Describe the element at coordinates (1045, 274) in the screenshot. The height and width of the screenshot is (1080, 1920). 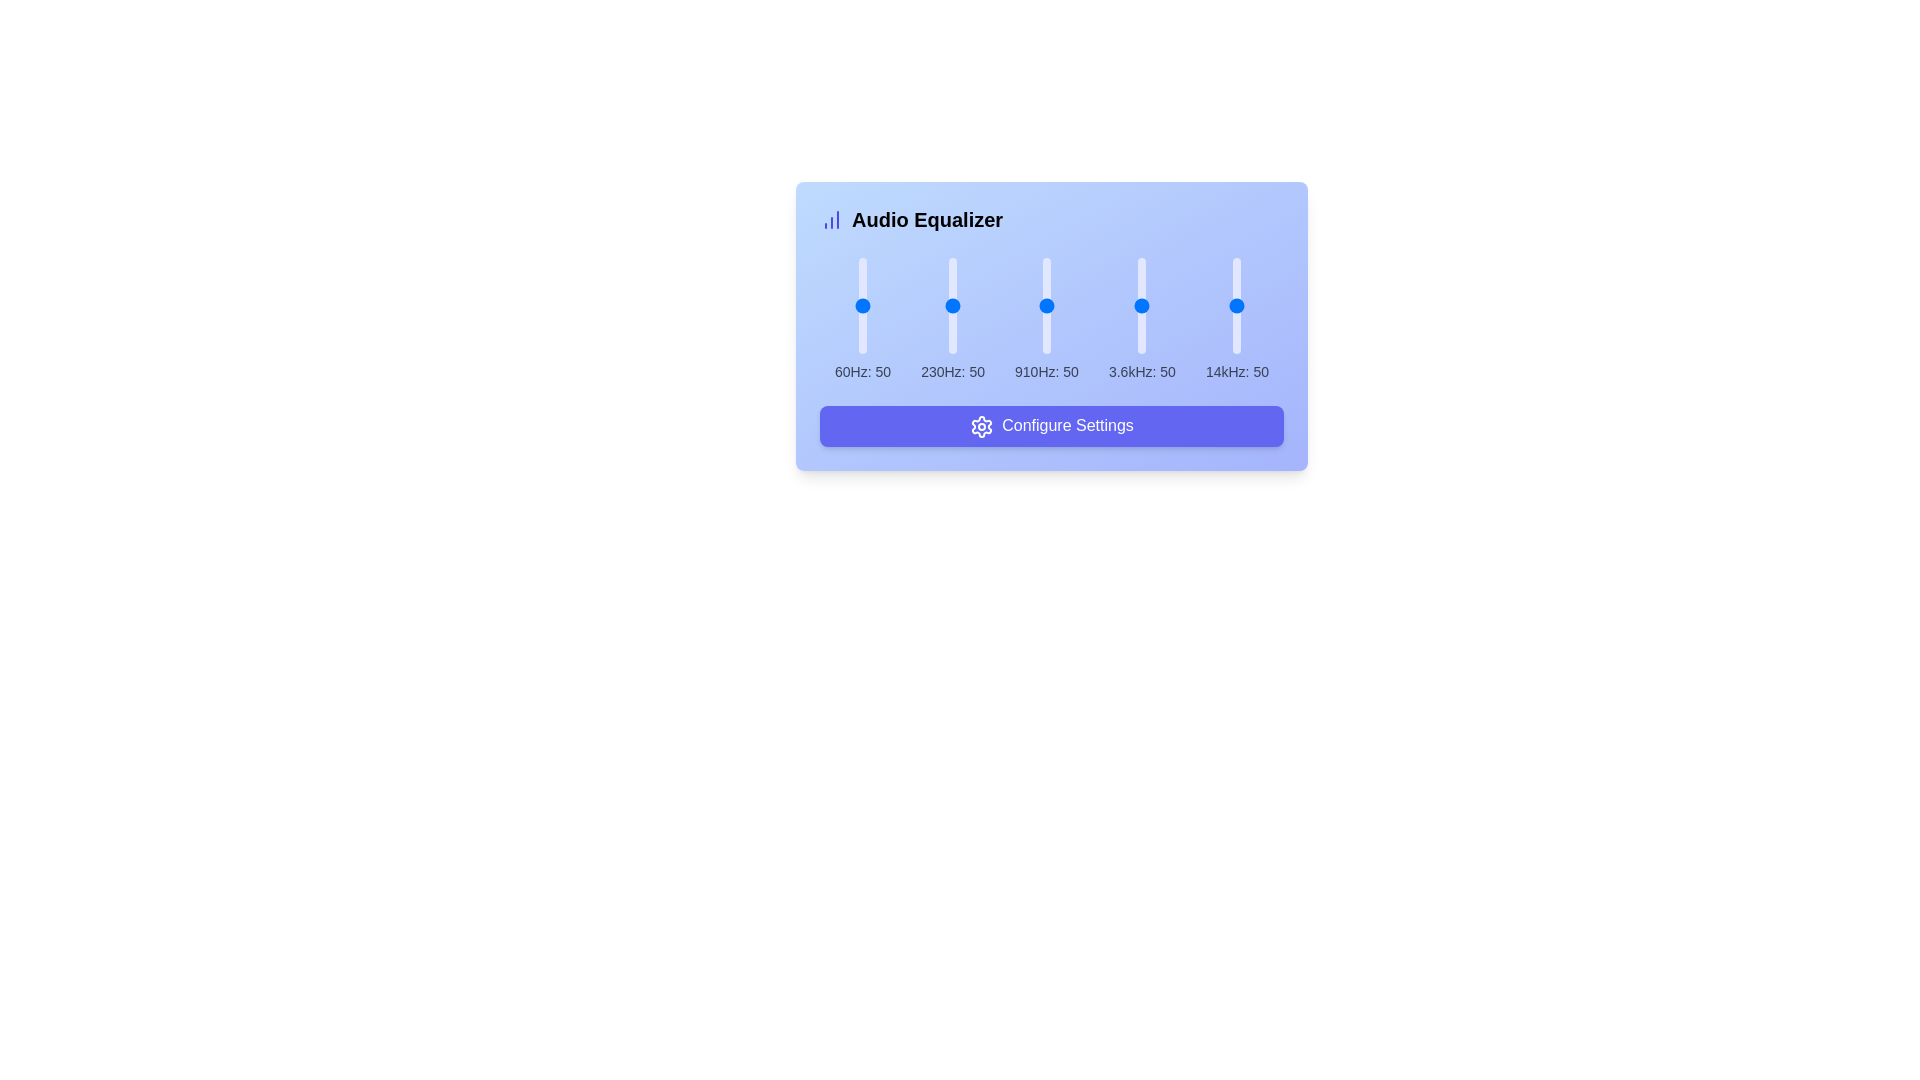
I see `the 910Hz slider` at that location.